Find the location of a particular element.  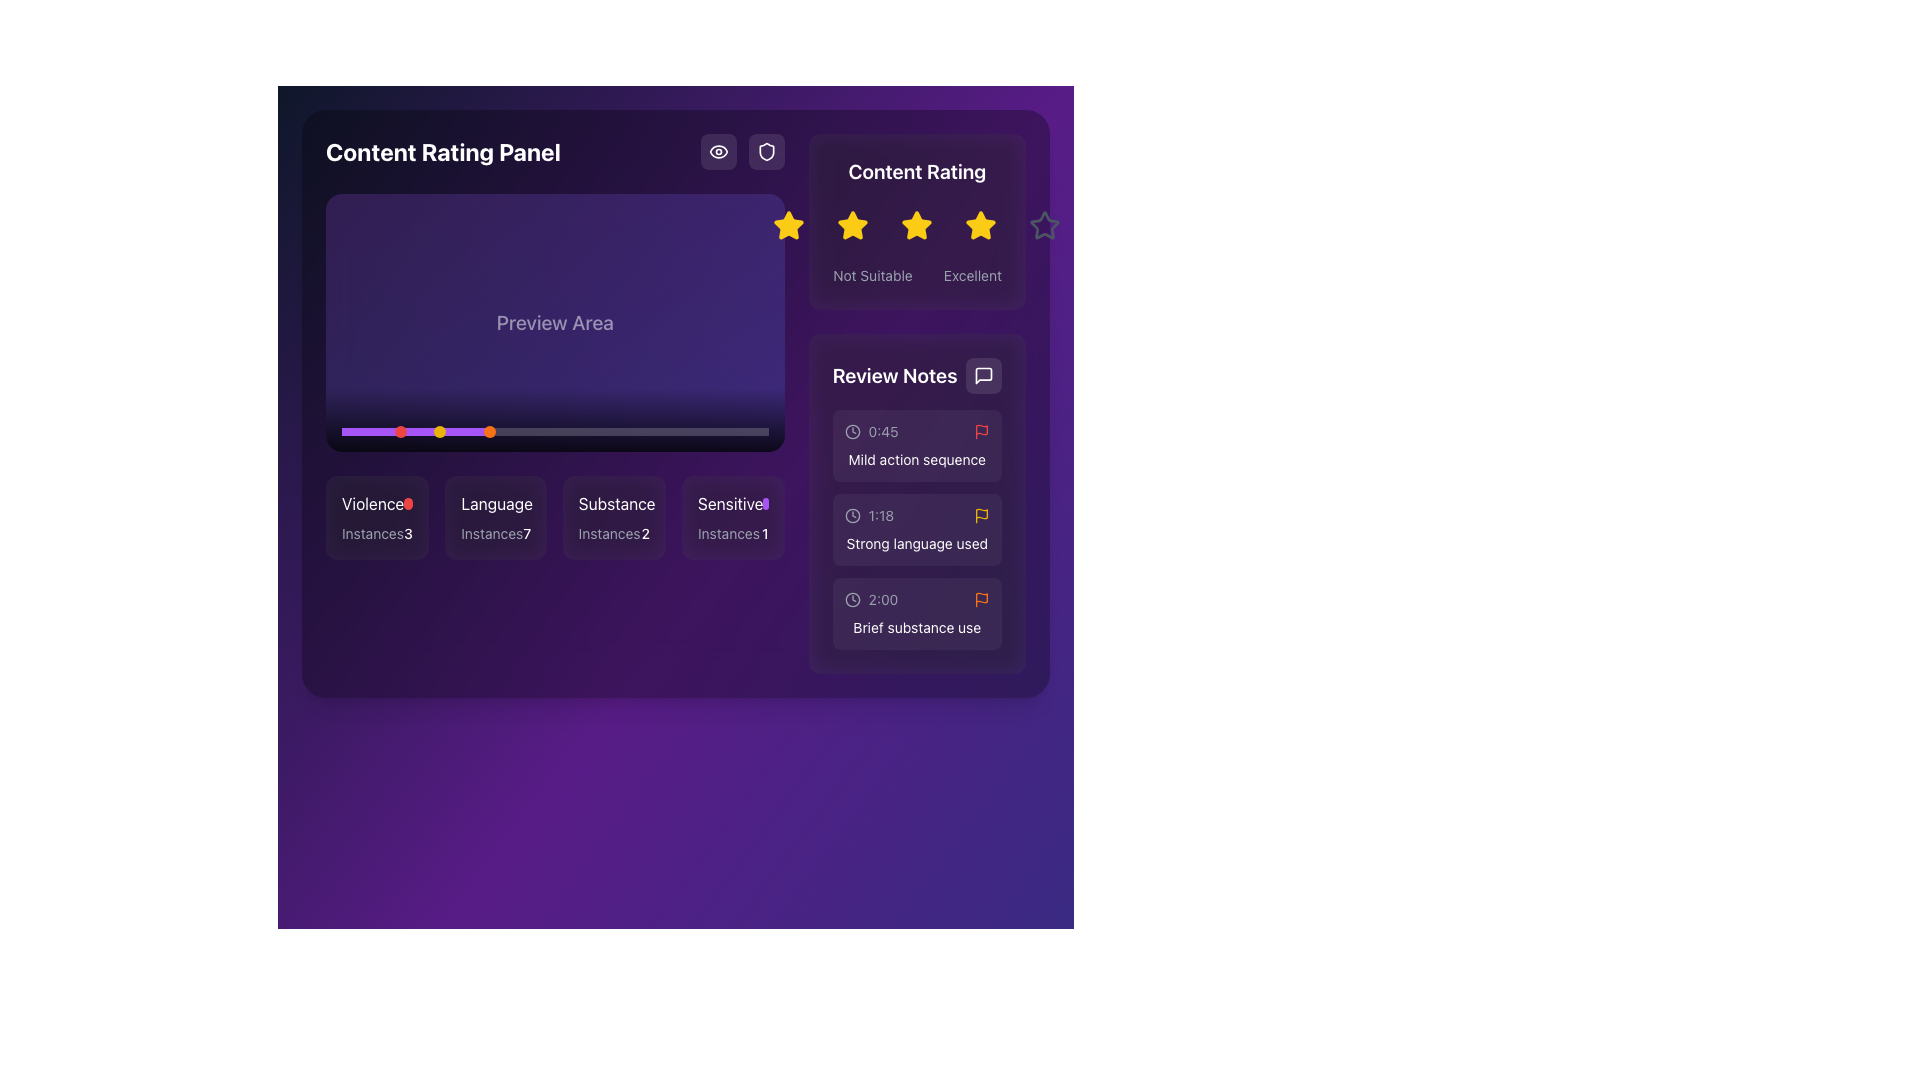

the timestamp '0:45' and note 'Mild action sequence' in the first list item of the Review Notes section is located at coordinates (916, 445).